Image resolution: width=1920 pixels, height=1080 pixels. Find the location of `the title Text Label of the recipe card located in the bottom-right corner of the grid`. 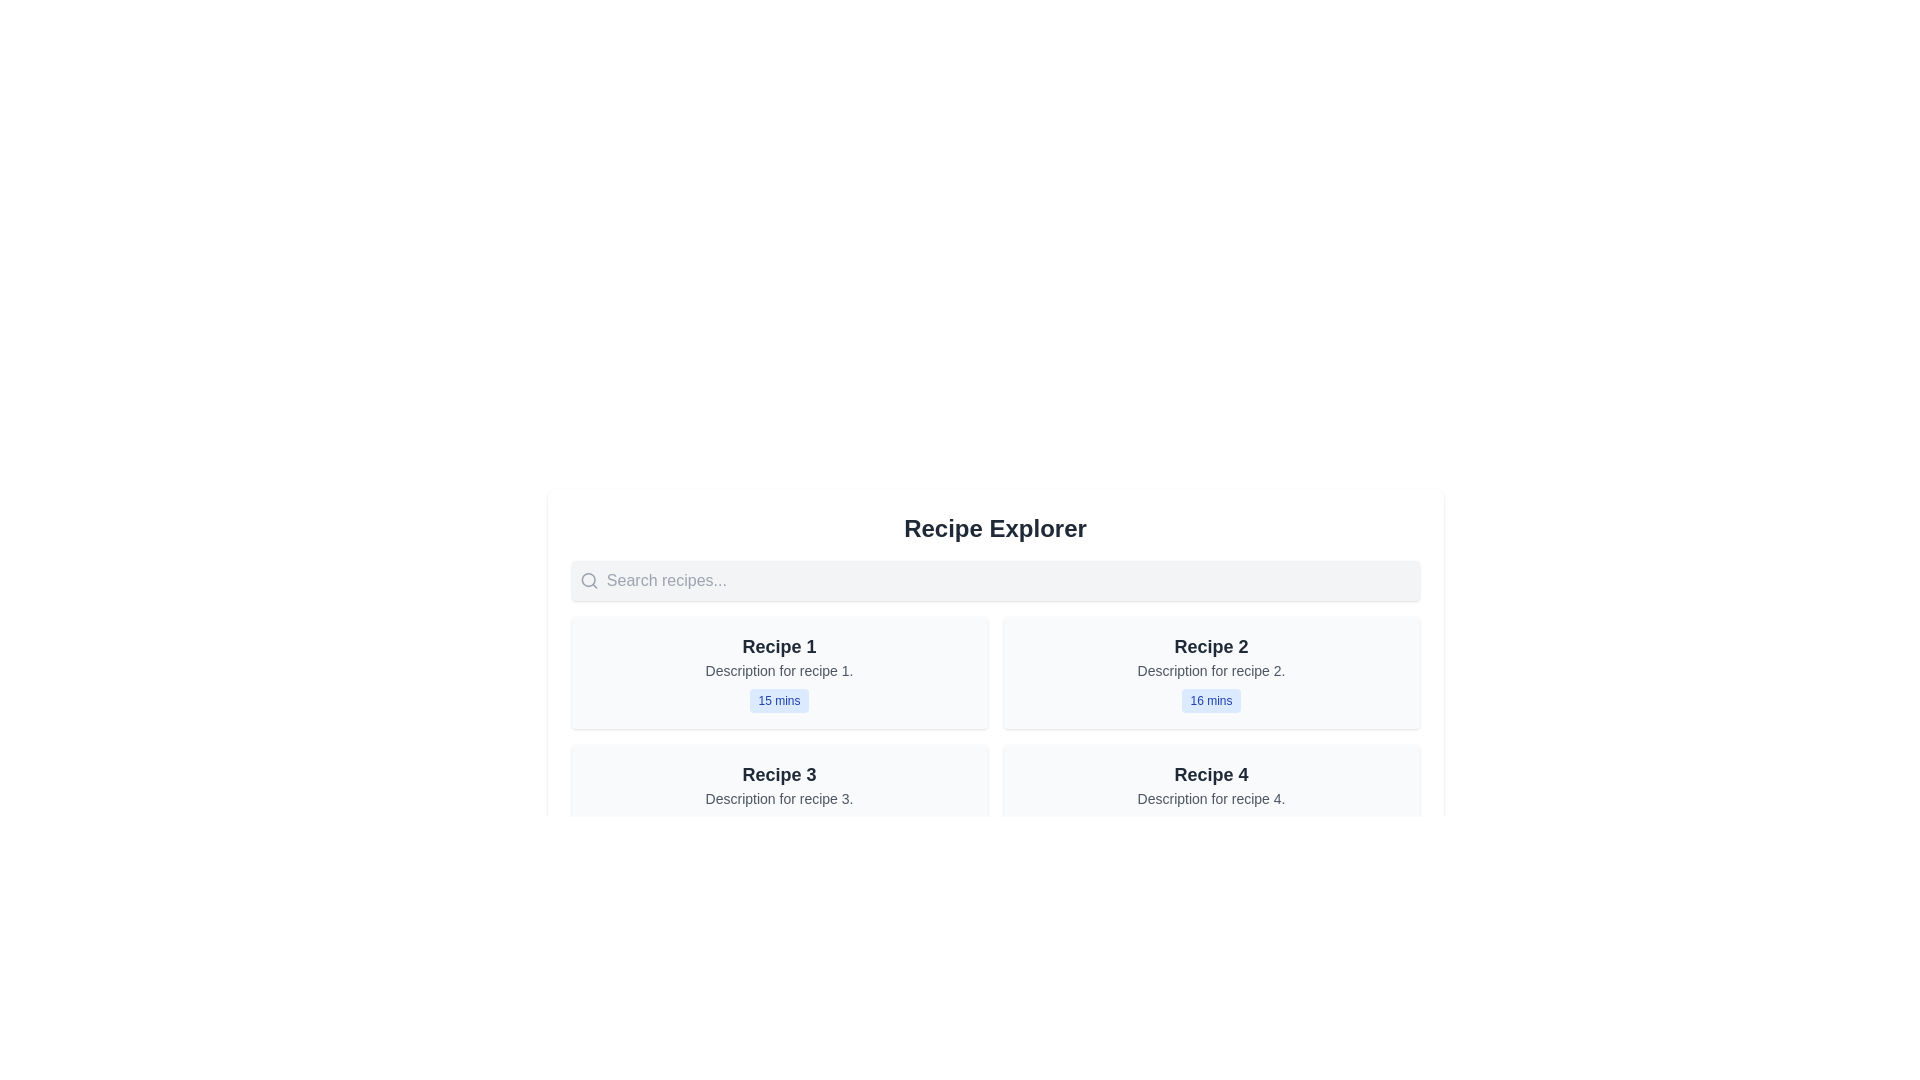

the title Text Label of the recipe card located in the bottom-right corner of the grid is located at coordinates (1210, 774).